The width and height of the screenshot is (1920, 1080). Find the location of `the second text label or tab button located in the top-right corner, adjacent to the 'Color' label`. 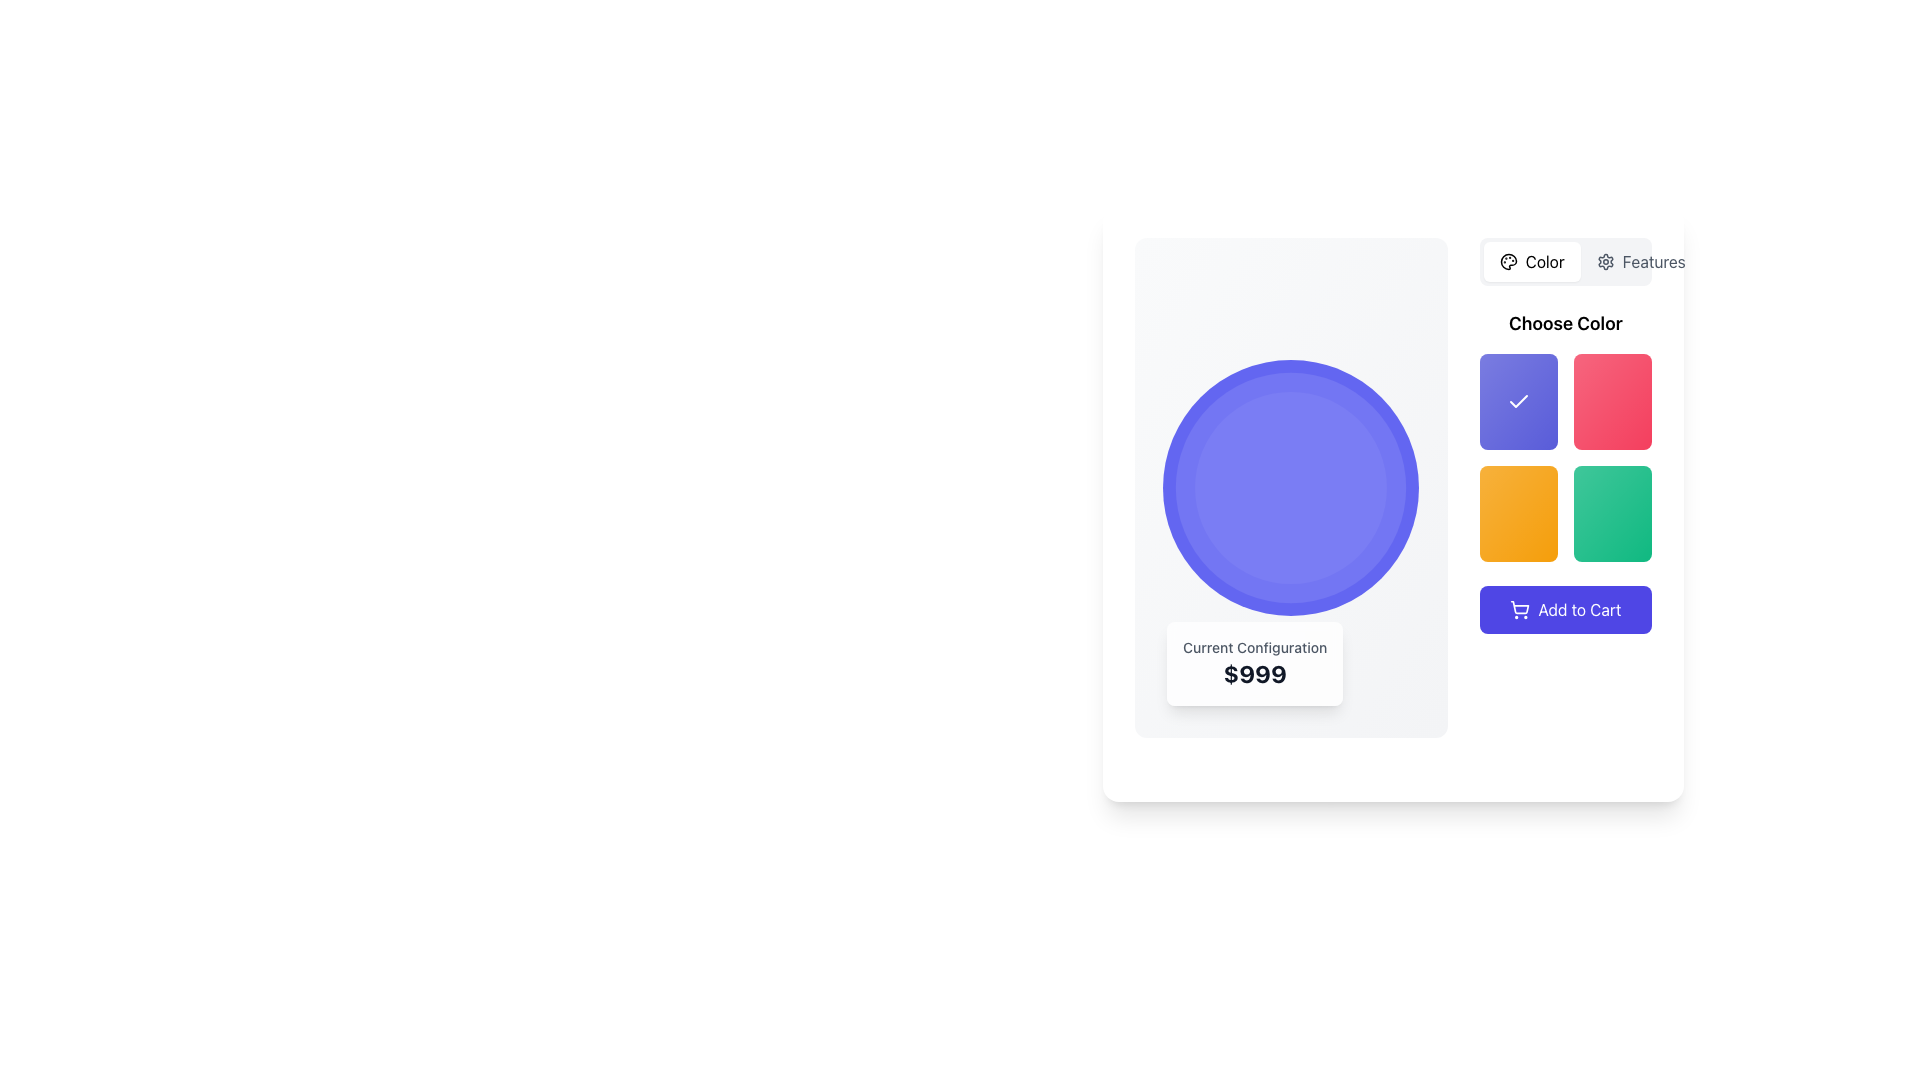

the second text label or tab button located in the top-right corner, adjacent to the 'Color' label is located at coordinates (1654, 261).